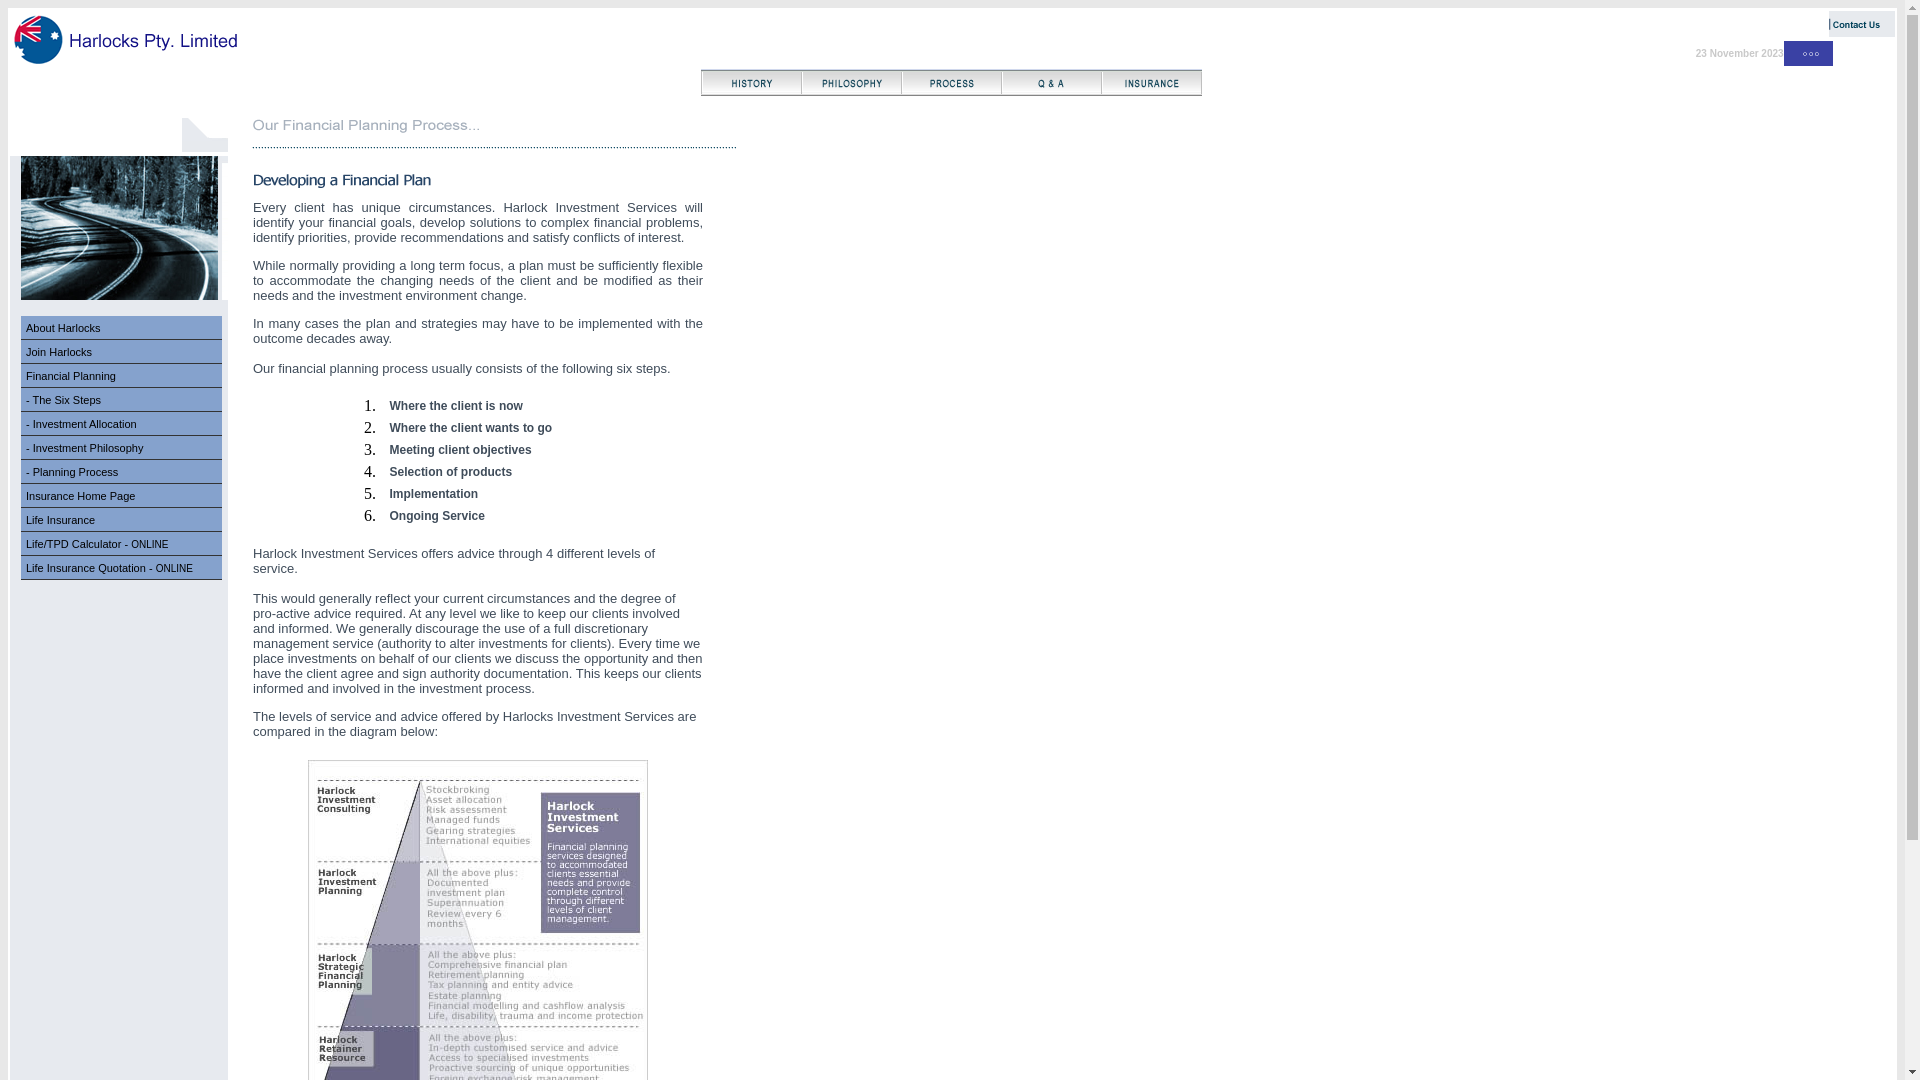 The width and height of the screenshot is (1920, 1080). What do you see at coordinates (80, 495) in the screenshot?
I see `'Insurance Home Page'` at bounding box center [80, 495].